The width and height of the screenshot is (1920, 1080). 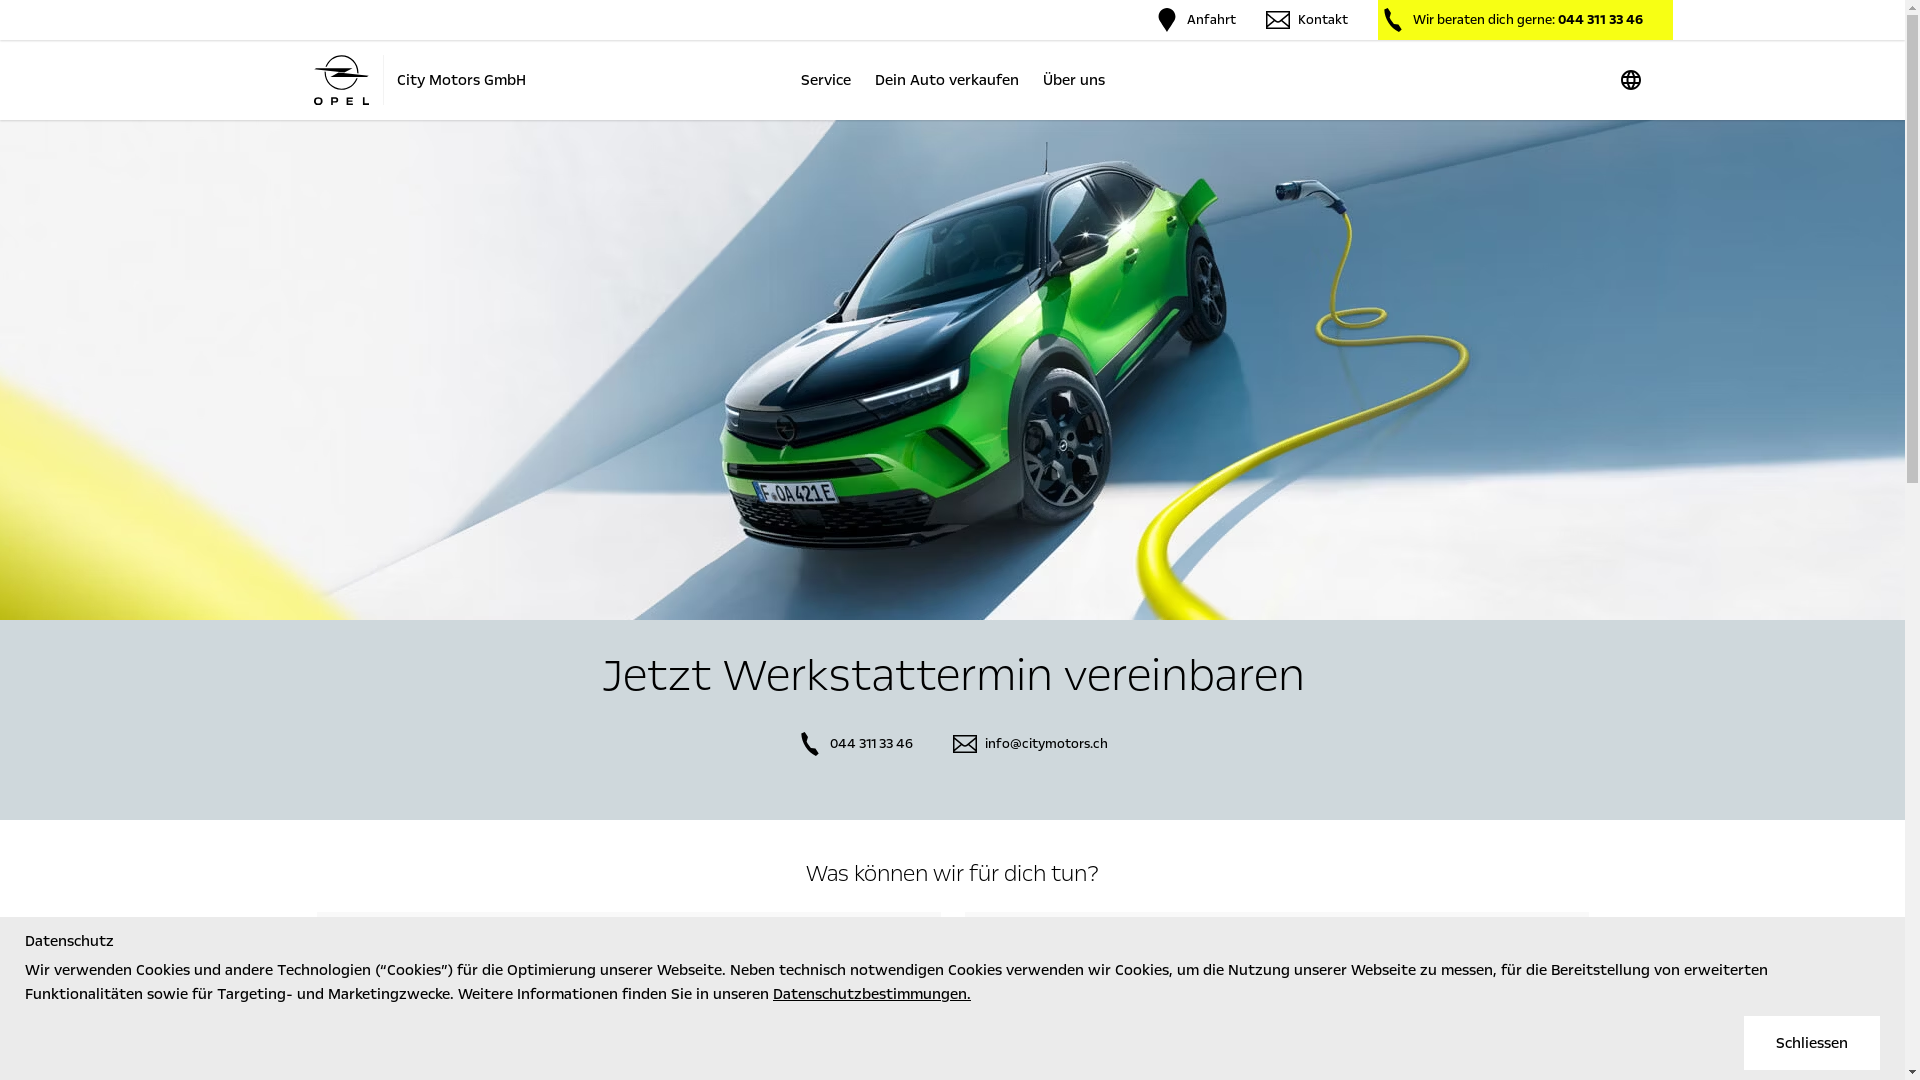 What do you see at coordinates (1029, 744) in the screenshot?
I see `'info@citymotors.ch'` at bounding box center [1029, 744].